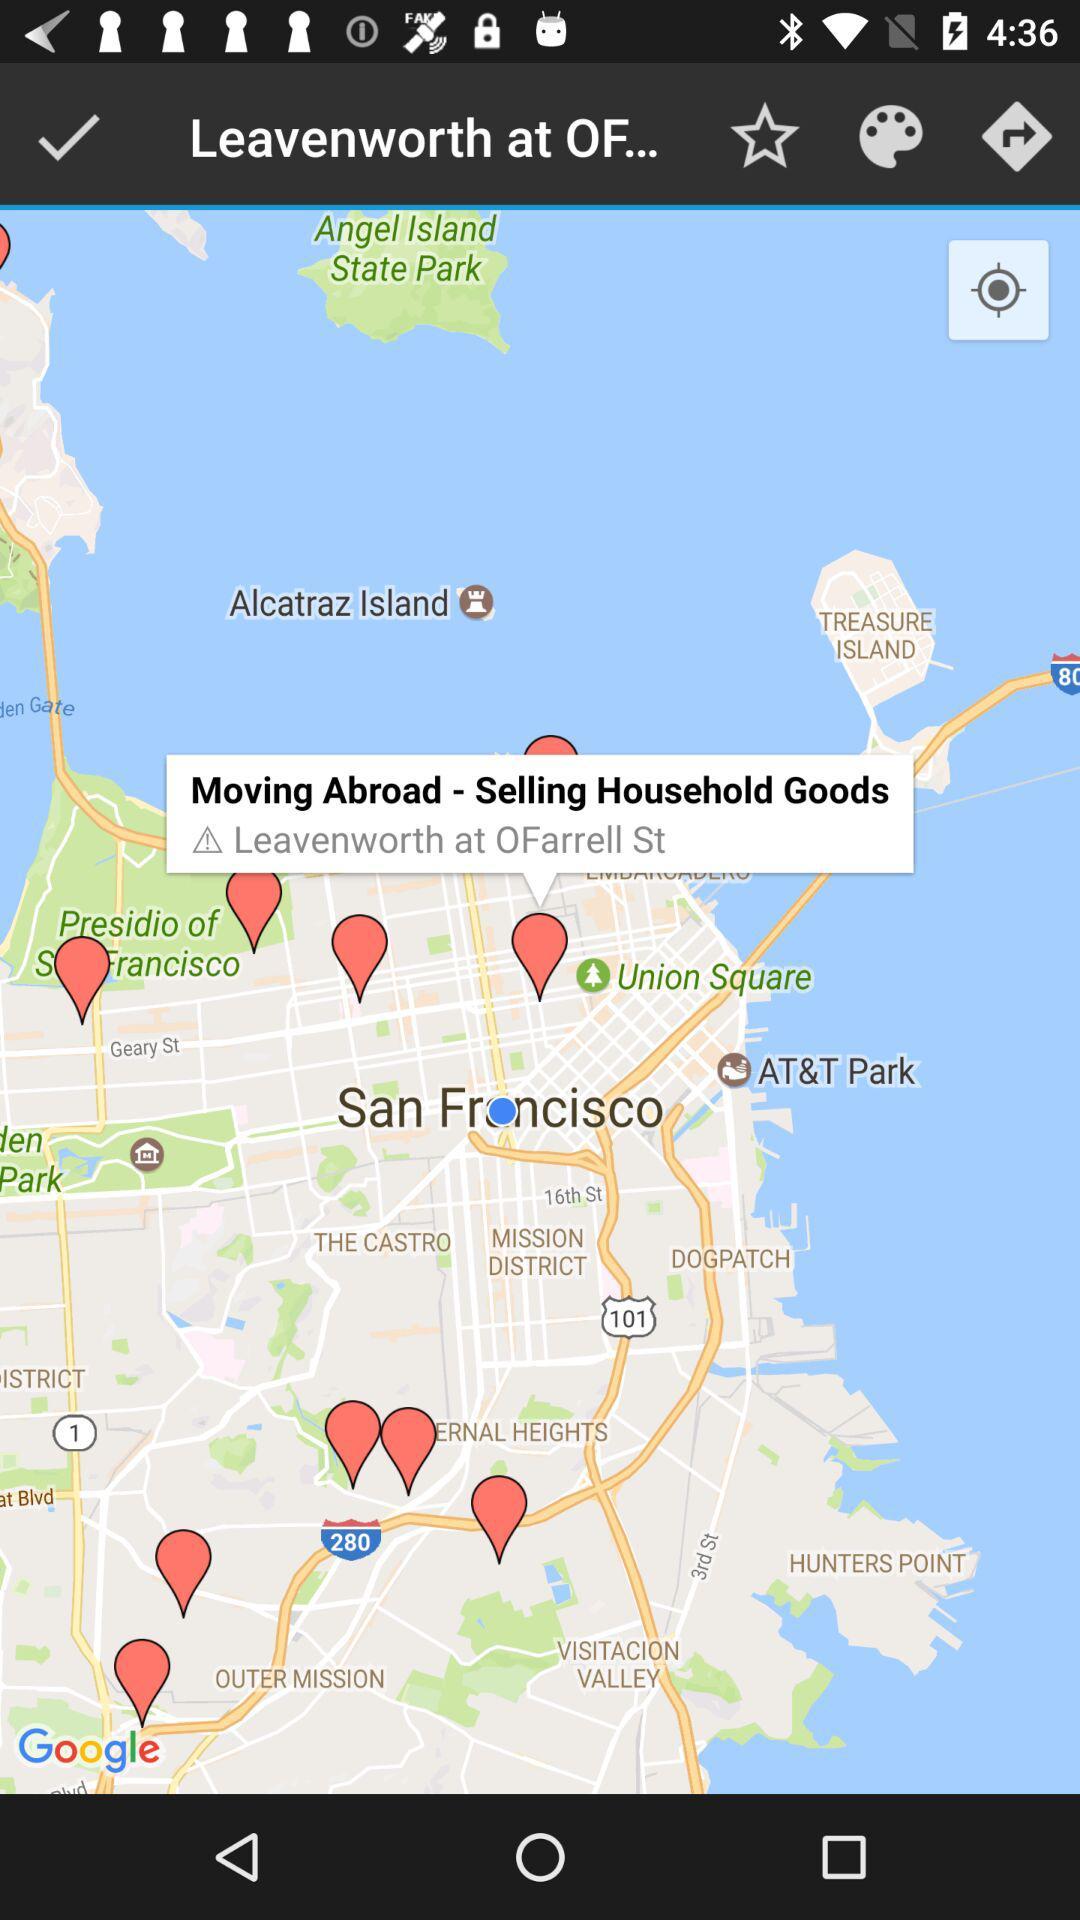 This screenshot has width=1080, height=1920. I want to click on the location_crosshair icon, so click(998, 290).